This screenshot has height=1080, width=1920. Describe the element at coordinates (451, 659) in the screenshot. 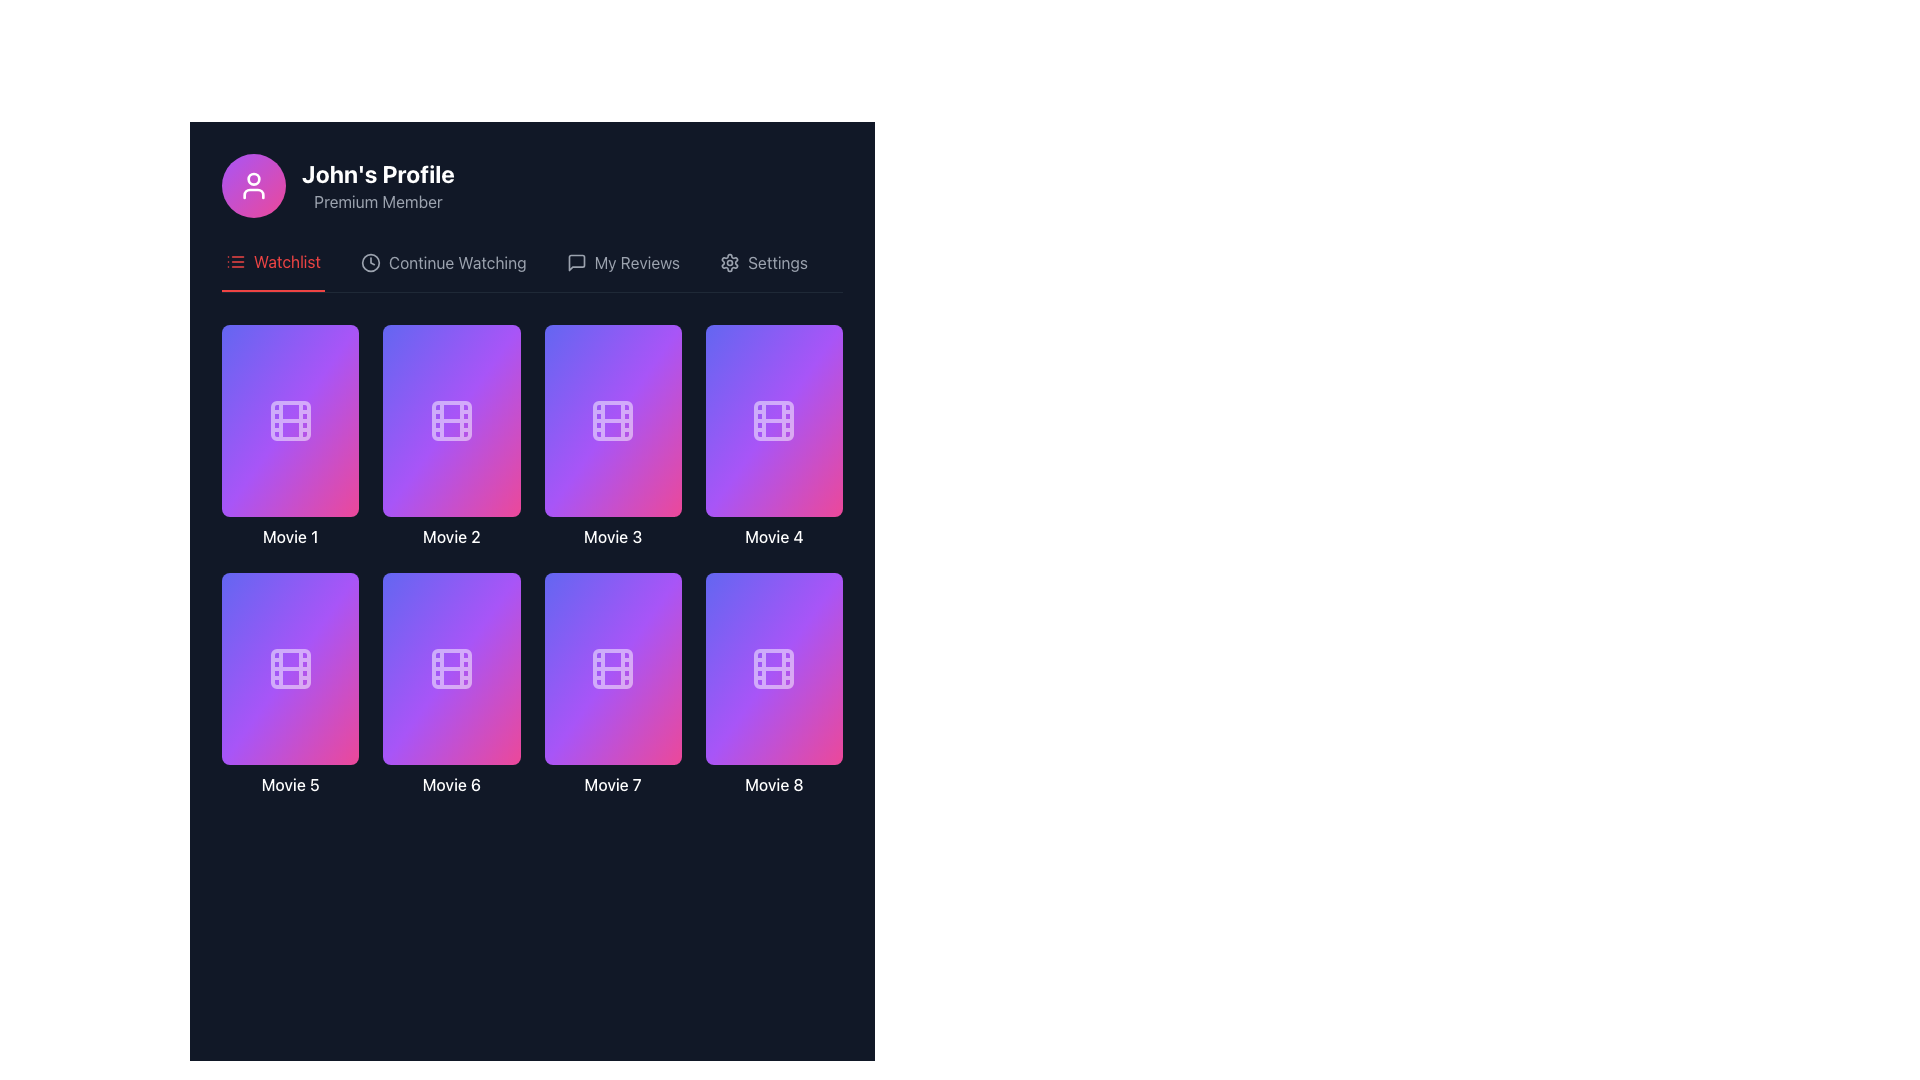

I see `the 'play' icon located in the center of the card labeled 'Movie 6'` at that location.